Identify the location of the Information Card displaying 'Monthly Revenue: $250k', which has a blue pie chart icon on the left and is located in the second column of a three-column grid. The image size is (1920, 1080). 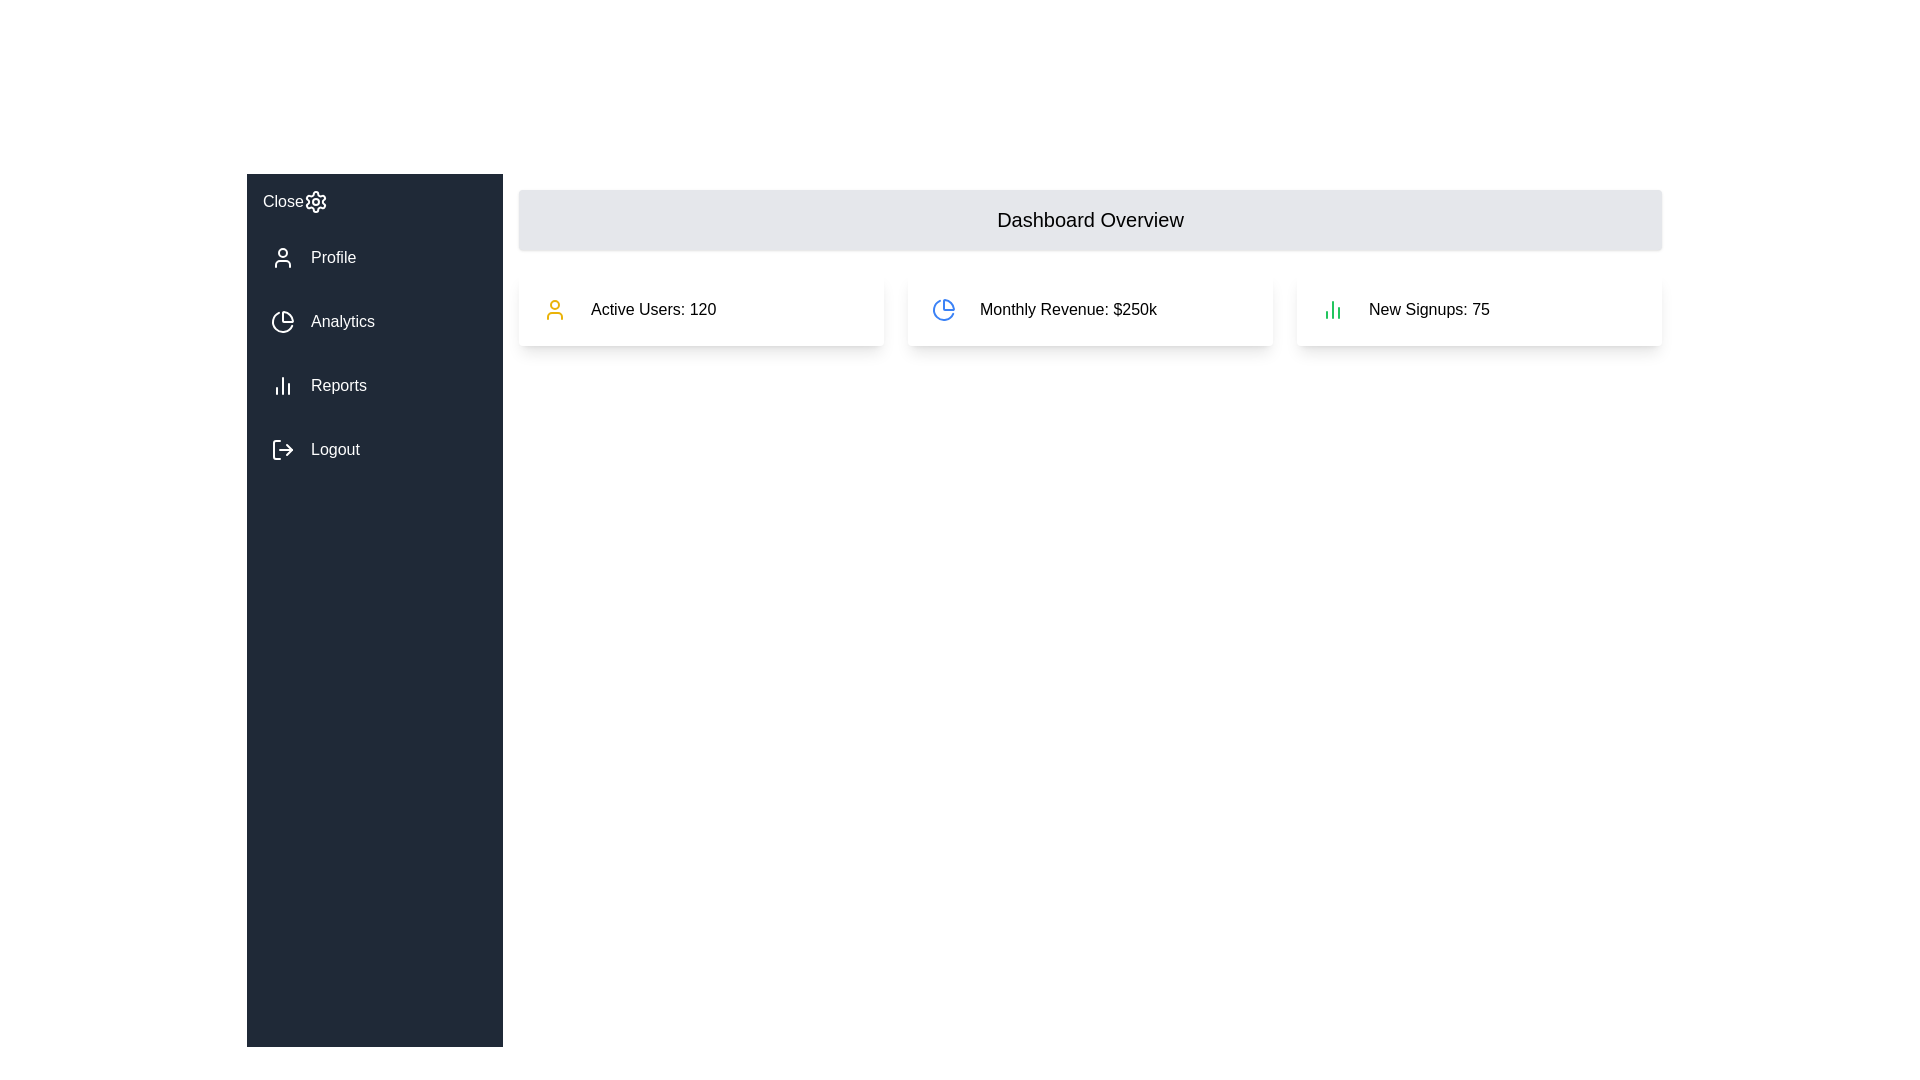
(1089, 309).